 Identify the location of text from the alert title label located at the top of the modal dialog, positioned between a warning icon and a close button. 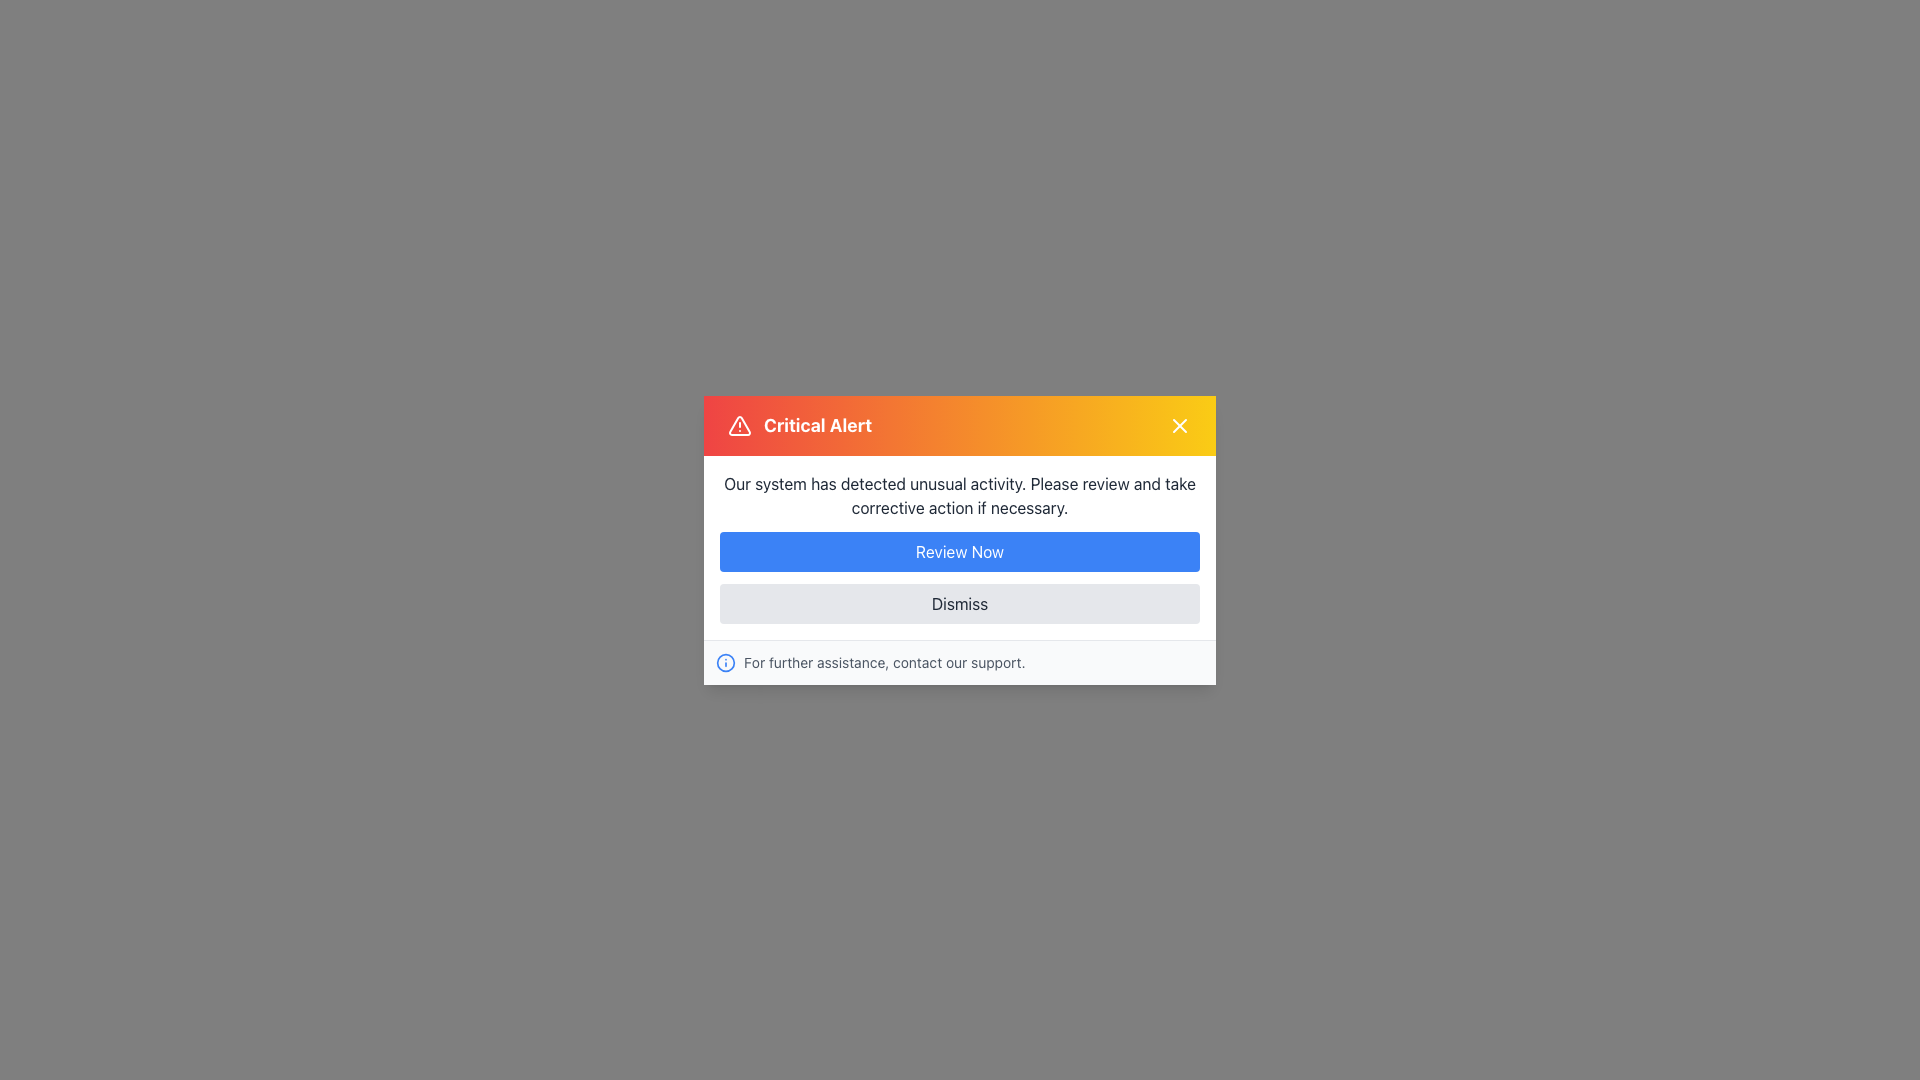
(818, 424).